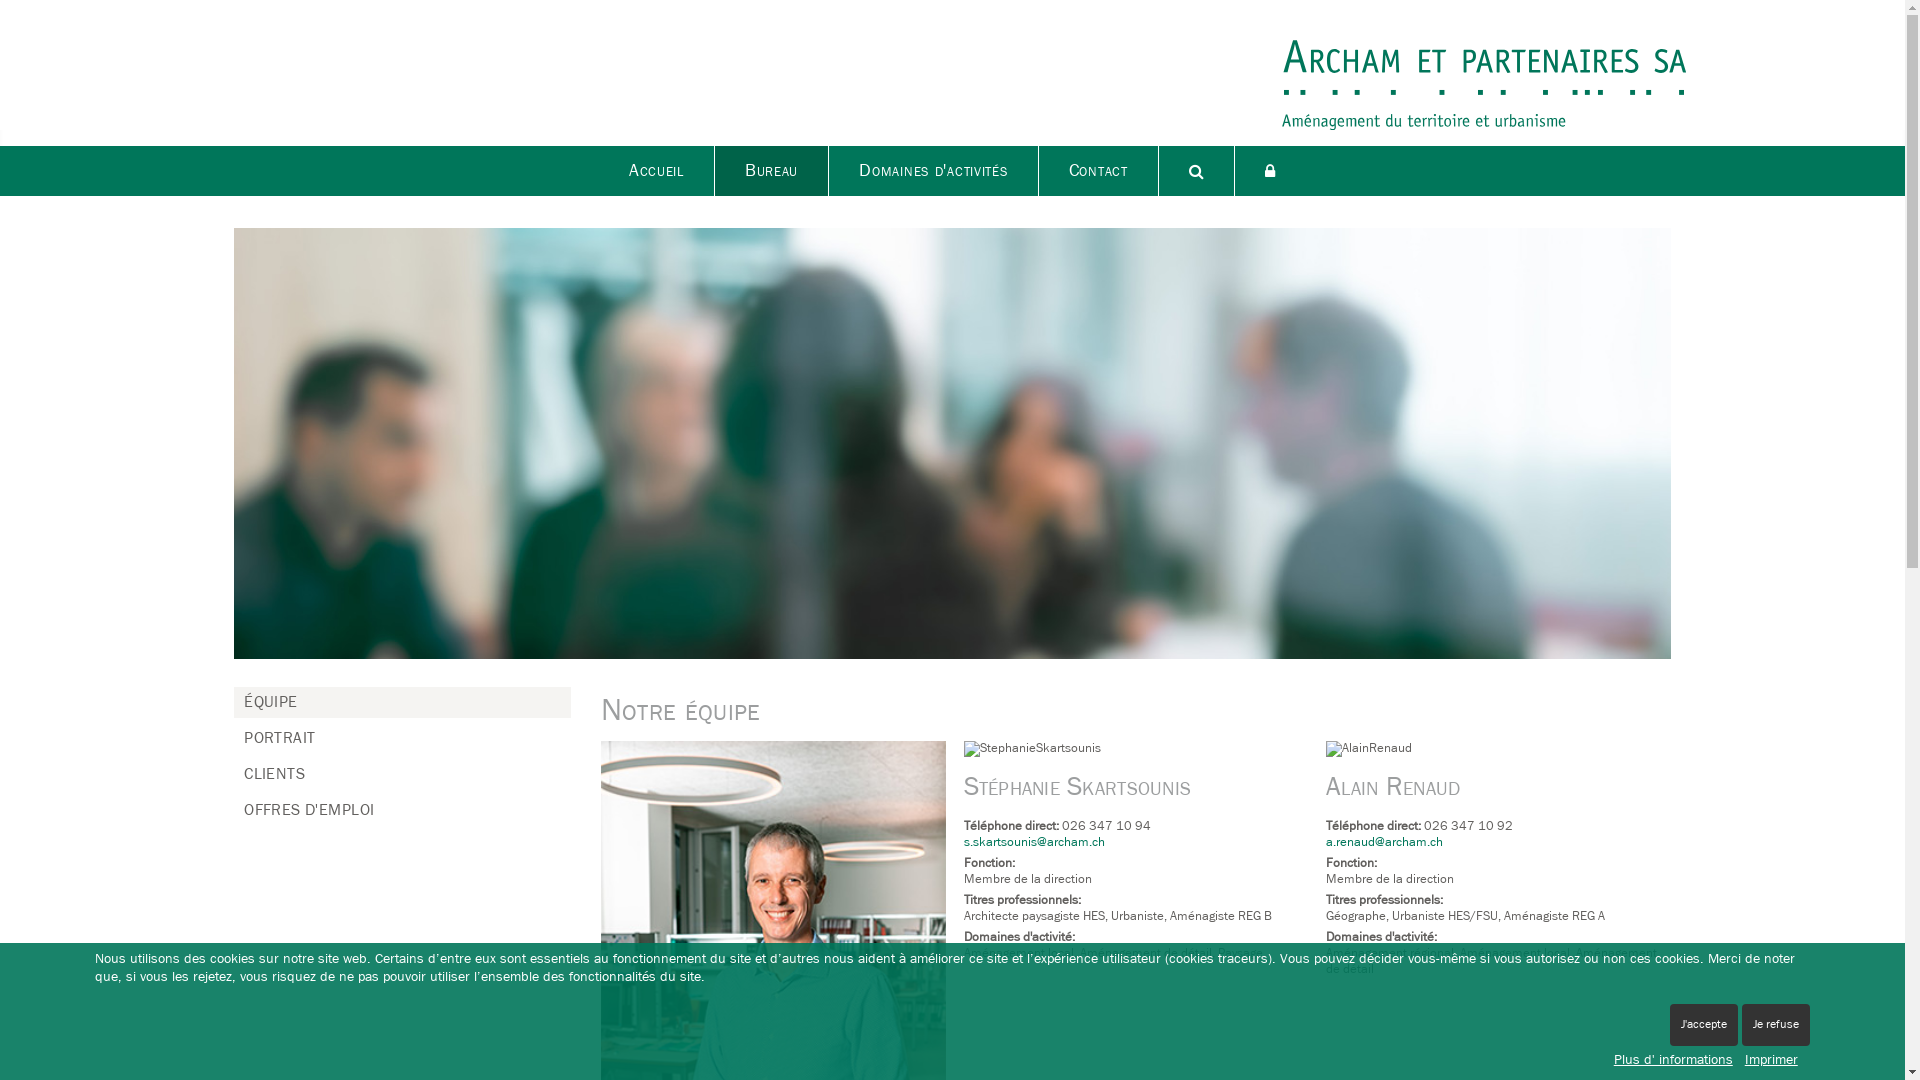 This screenshot has width=1920, height=1080. Describe the element at coordinates (1325, 842) in the screenshot. I see `'a.renaud@archam.ch'` at that location.